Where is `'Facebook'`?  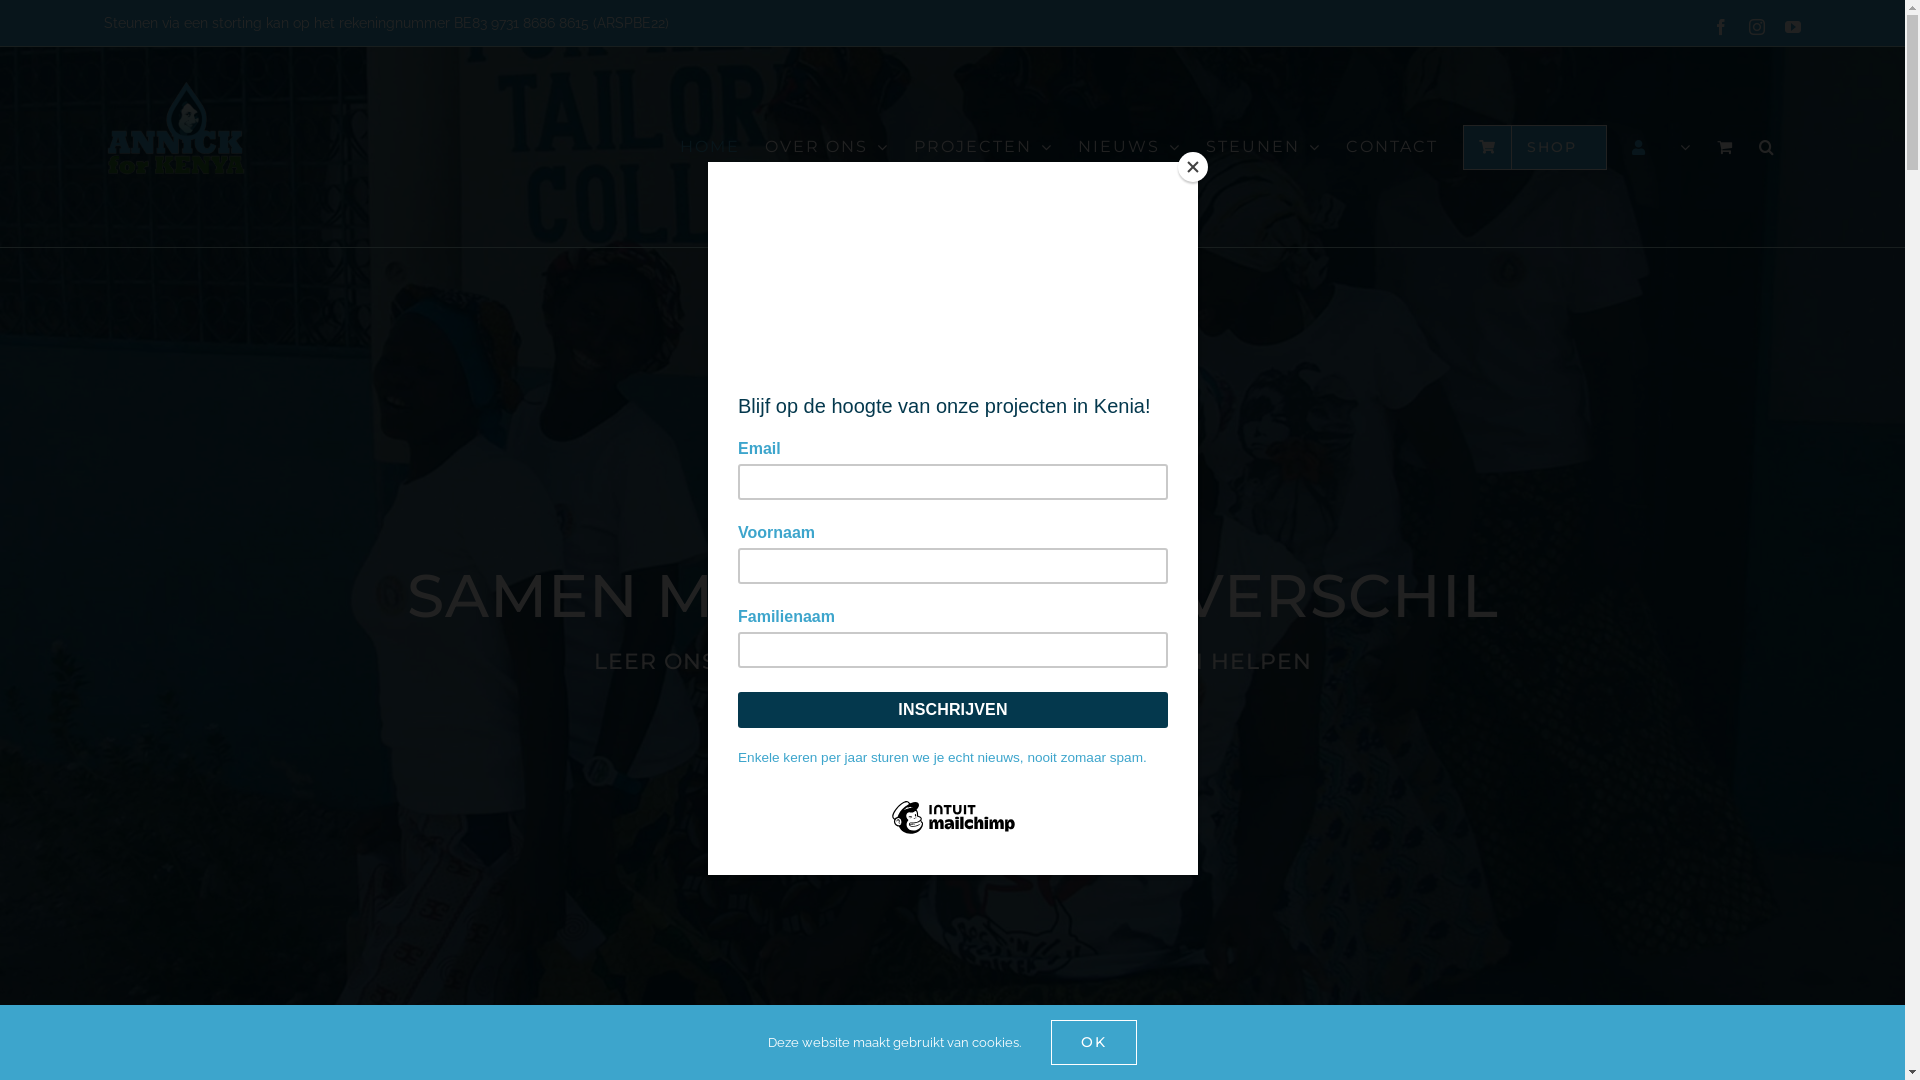
'Facebook' is located at coordinates (1720, 27).